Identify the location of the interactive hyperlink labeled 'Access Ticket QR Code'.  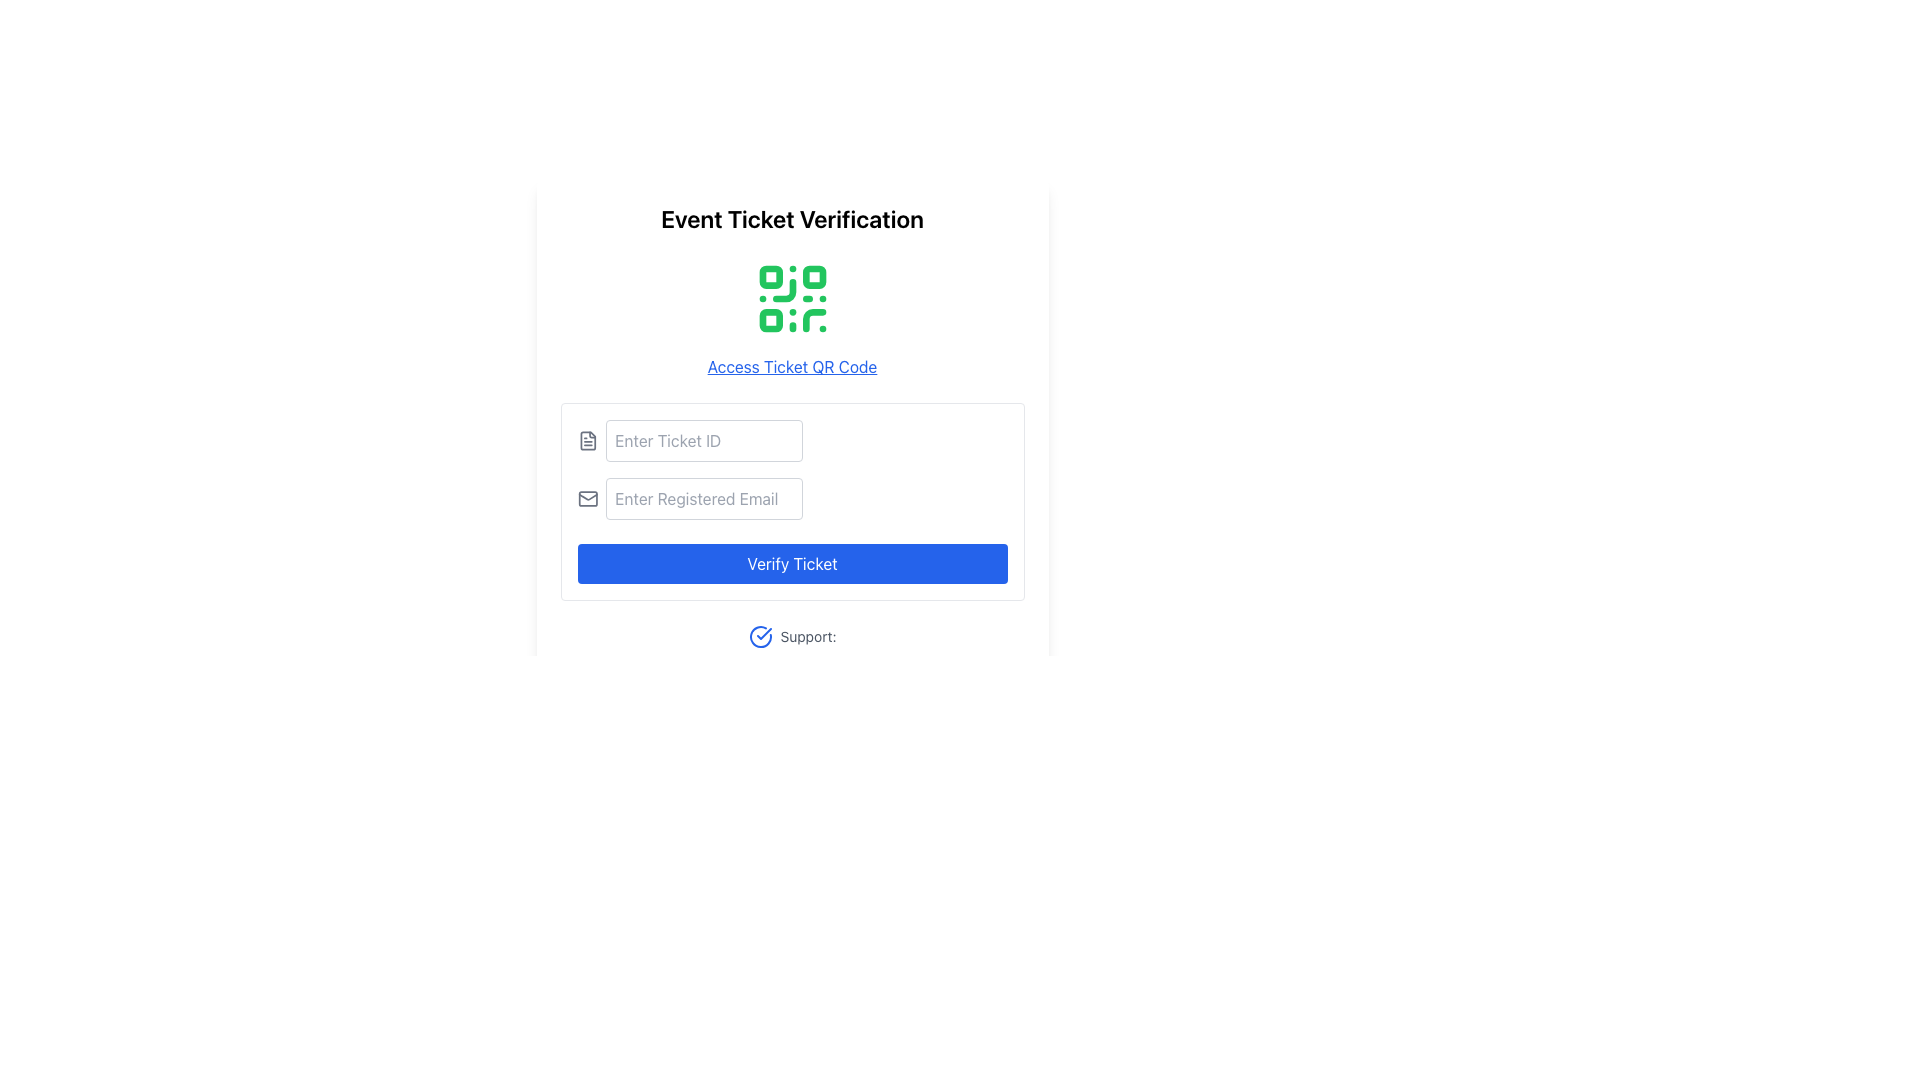
(791, 366).